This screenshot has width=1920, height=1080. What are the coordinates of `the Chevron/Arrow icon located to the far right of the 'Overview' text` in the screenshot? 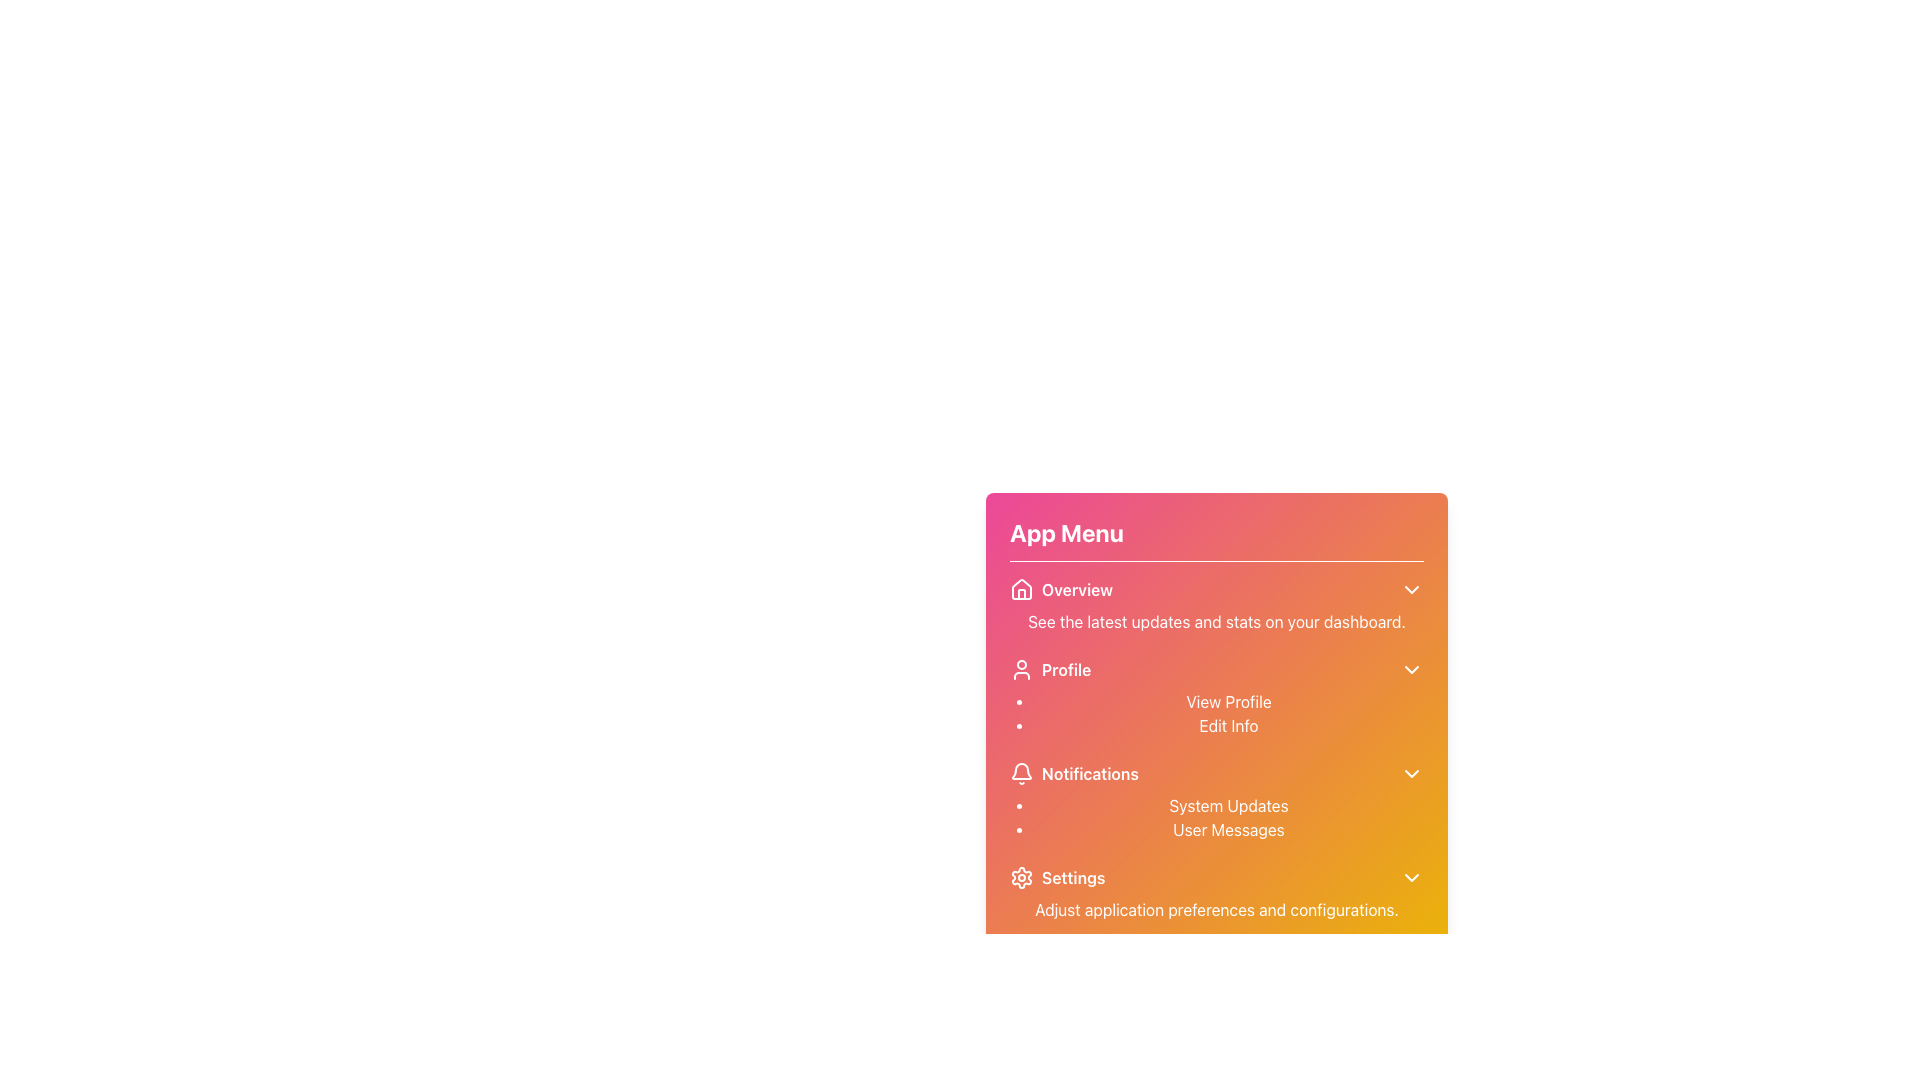 It's located at (1410, 589).